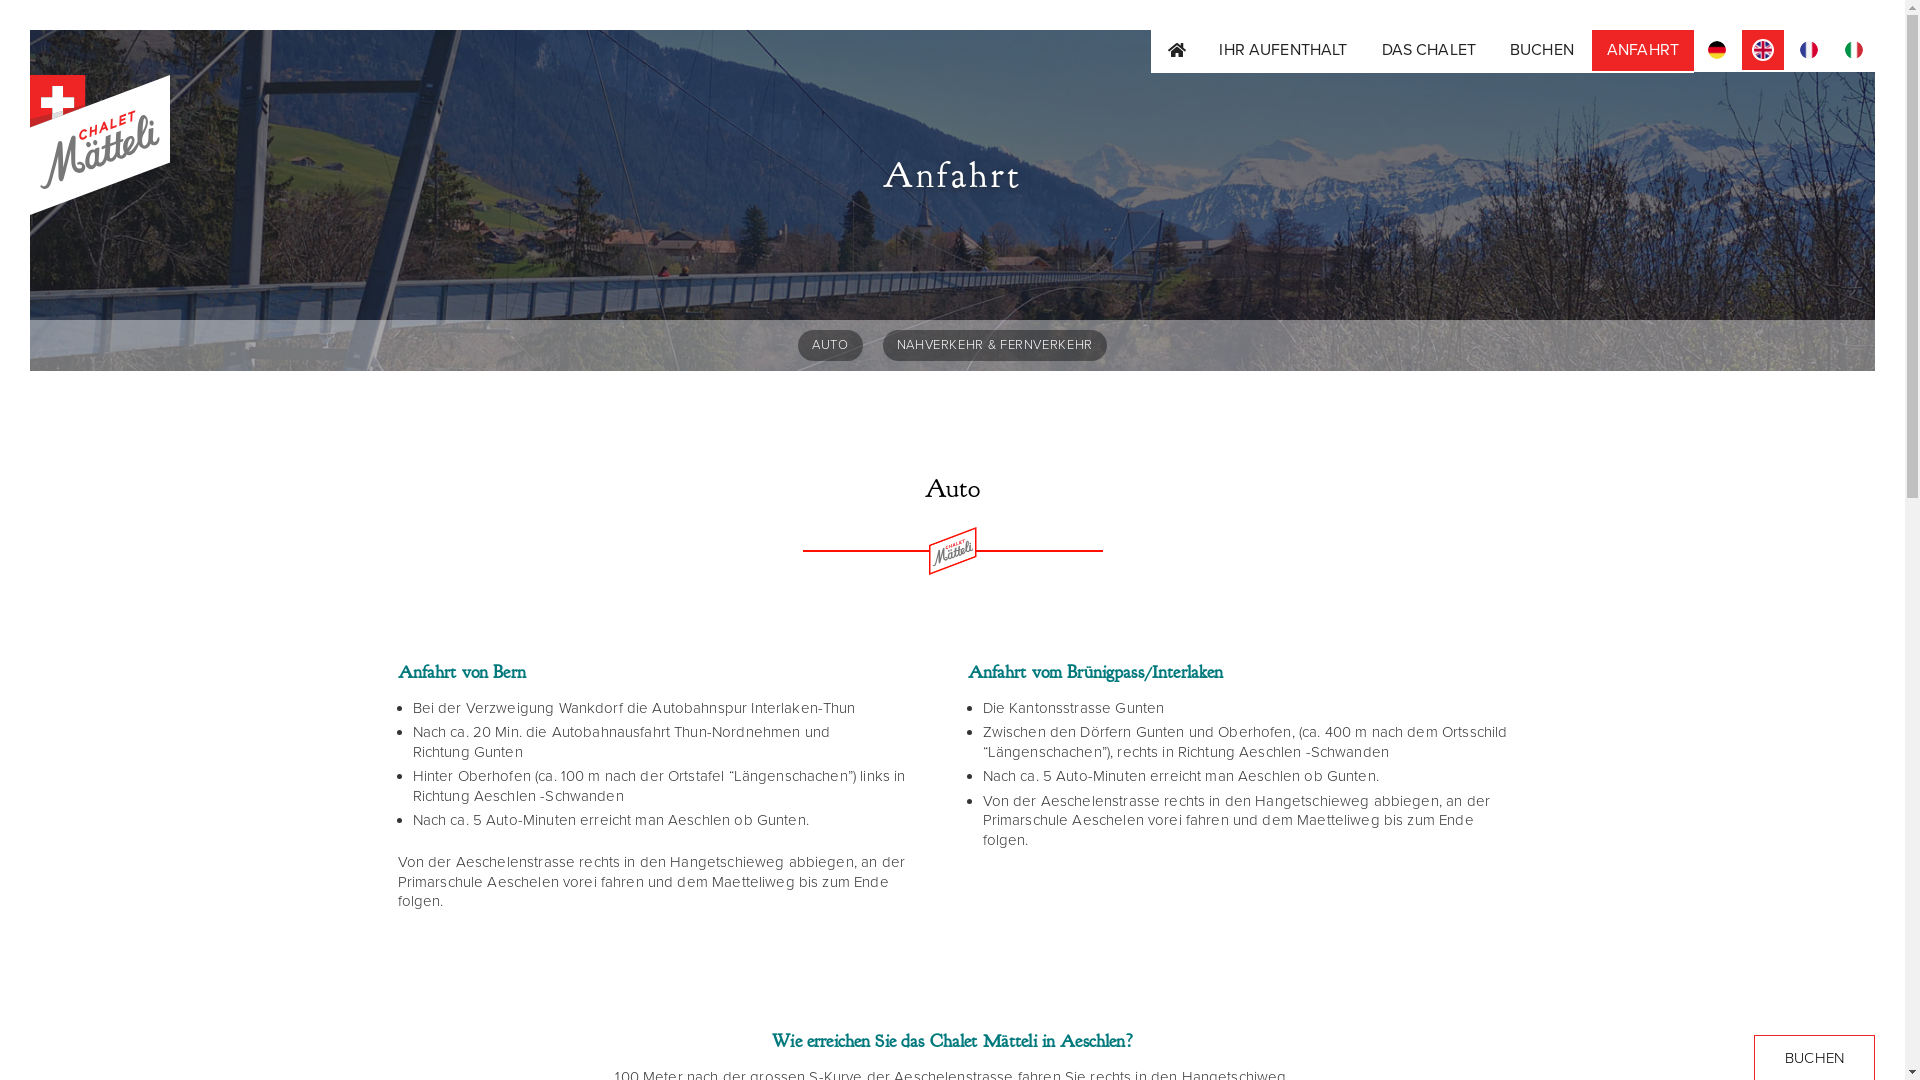 Image resolution: width=1920 pixels, height=1080 pixels. I want to click on 'IHR AUFENTHALT', so click(1282, 50).